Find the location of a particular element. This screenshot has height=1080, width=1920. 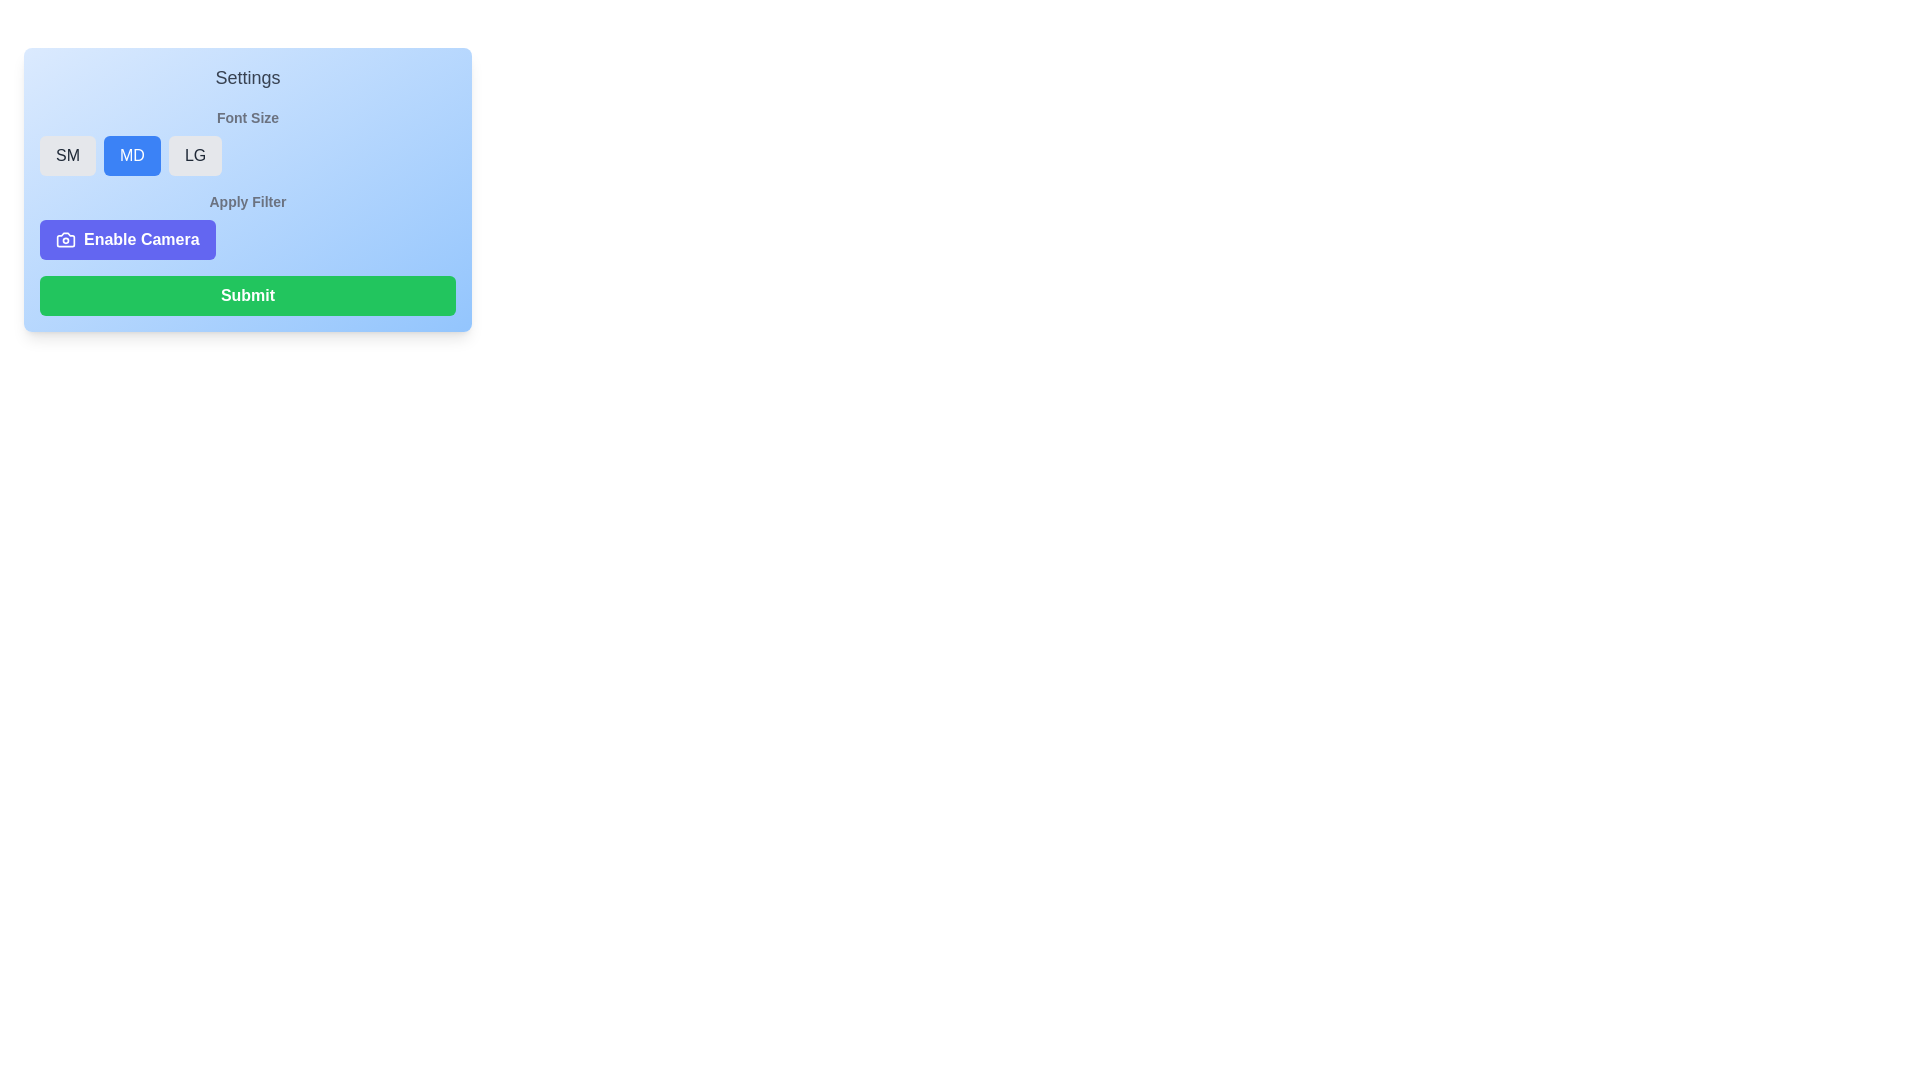

the text label that conveys a description or title for the purple button, located in the center of the button is located at coordinates (140, 238).